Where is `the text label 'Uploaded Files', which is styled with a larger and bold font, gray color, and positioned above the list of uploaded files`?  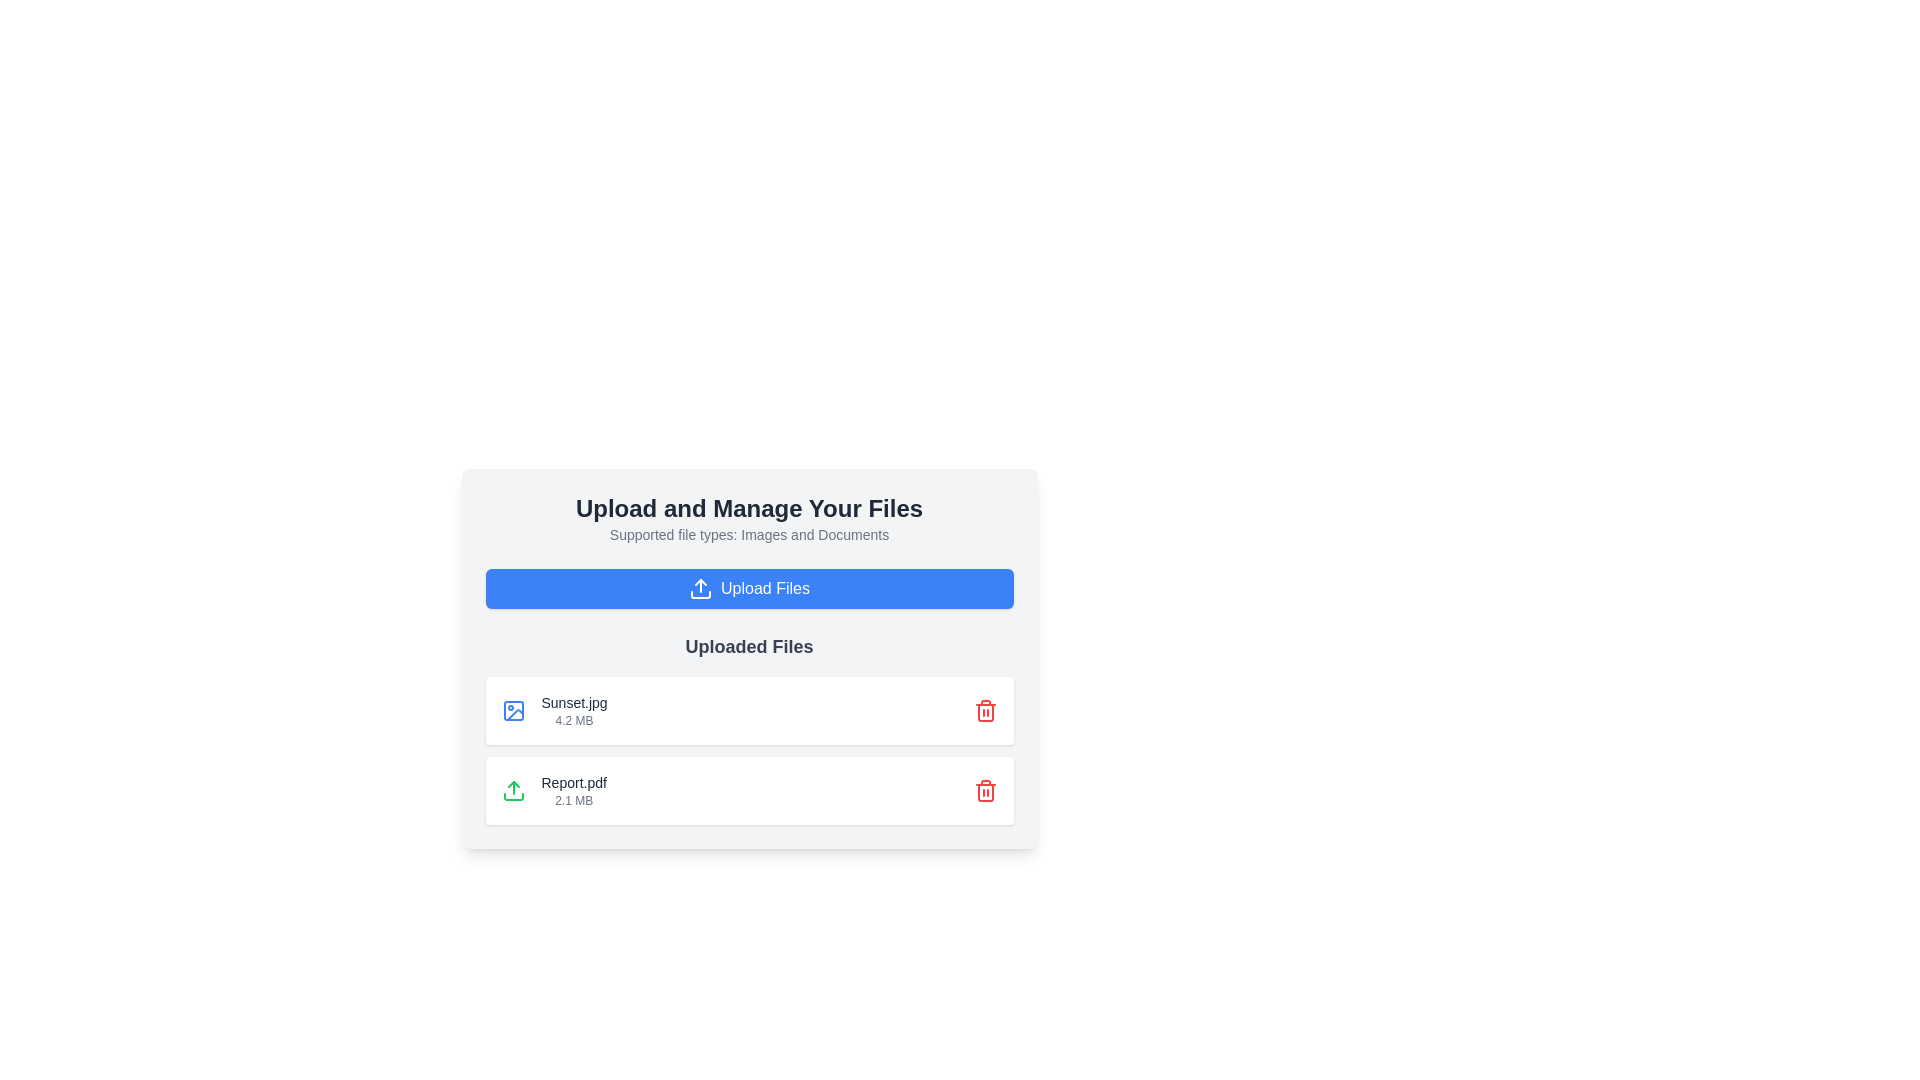
the text label 'Uploaded Files', which is styled with a larger and bold font, gray color, and positioned above the list of uploaded files is located at coordinates (748, 647).